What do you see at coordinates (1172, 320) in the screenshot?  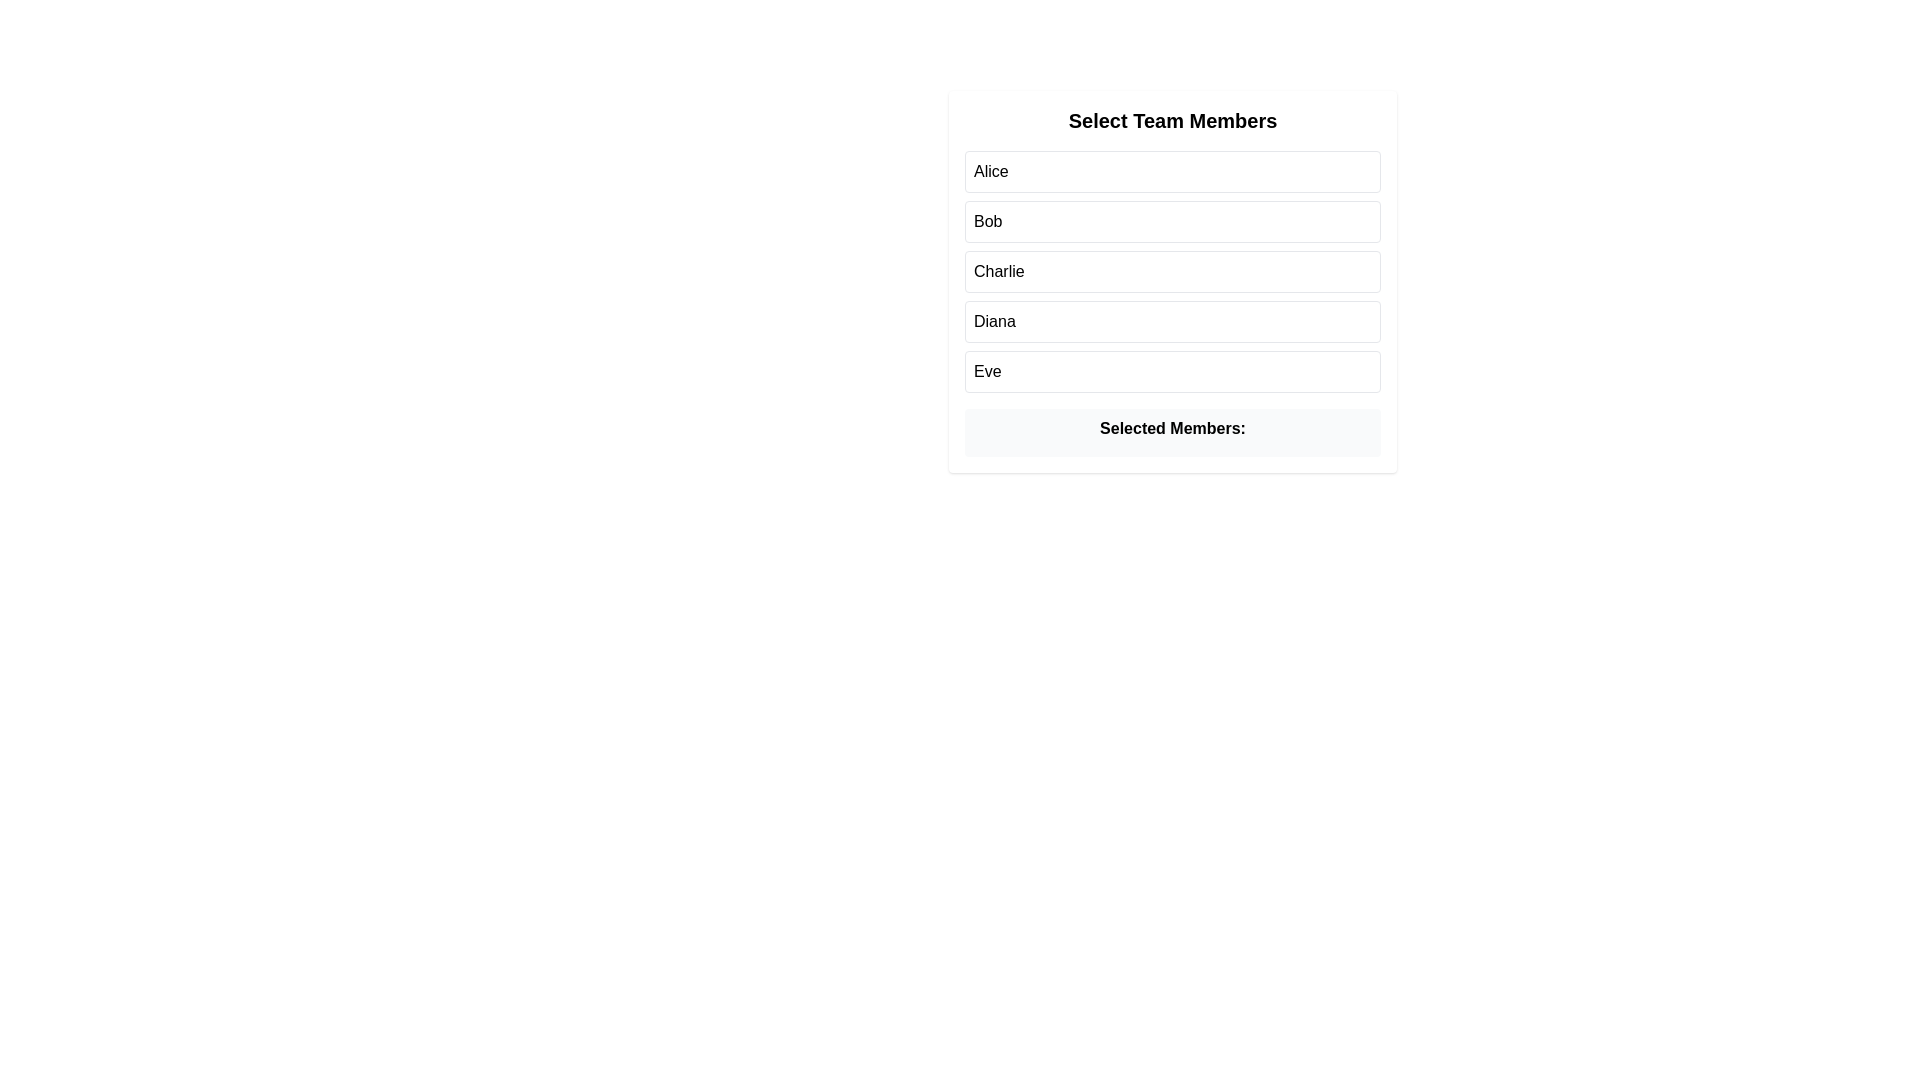 I see `the list item labeled 'Diana'` at bounding box center [1172, 320].